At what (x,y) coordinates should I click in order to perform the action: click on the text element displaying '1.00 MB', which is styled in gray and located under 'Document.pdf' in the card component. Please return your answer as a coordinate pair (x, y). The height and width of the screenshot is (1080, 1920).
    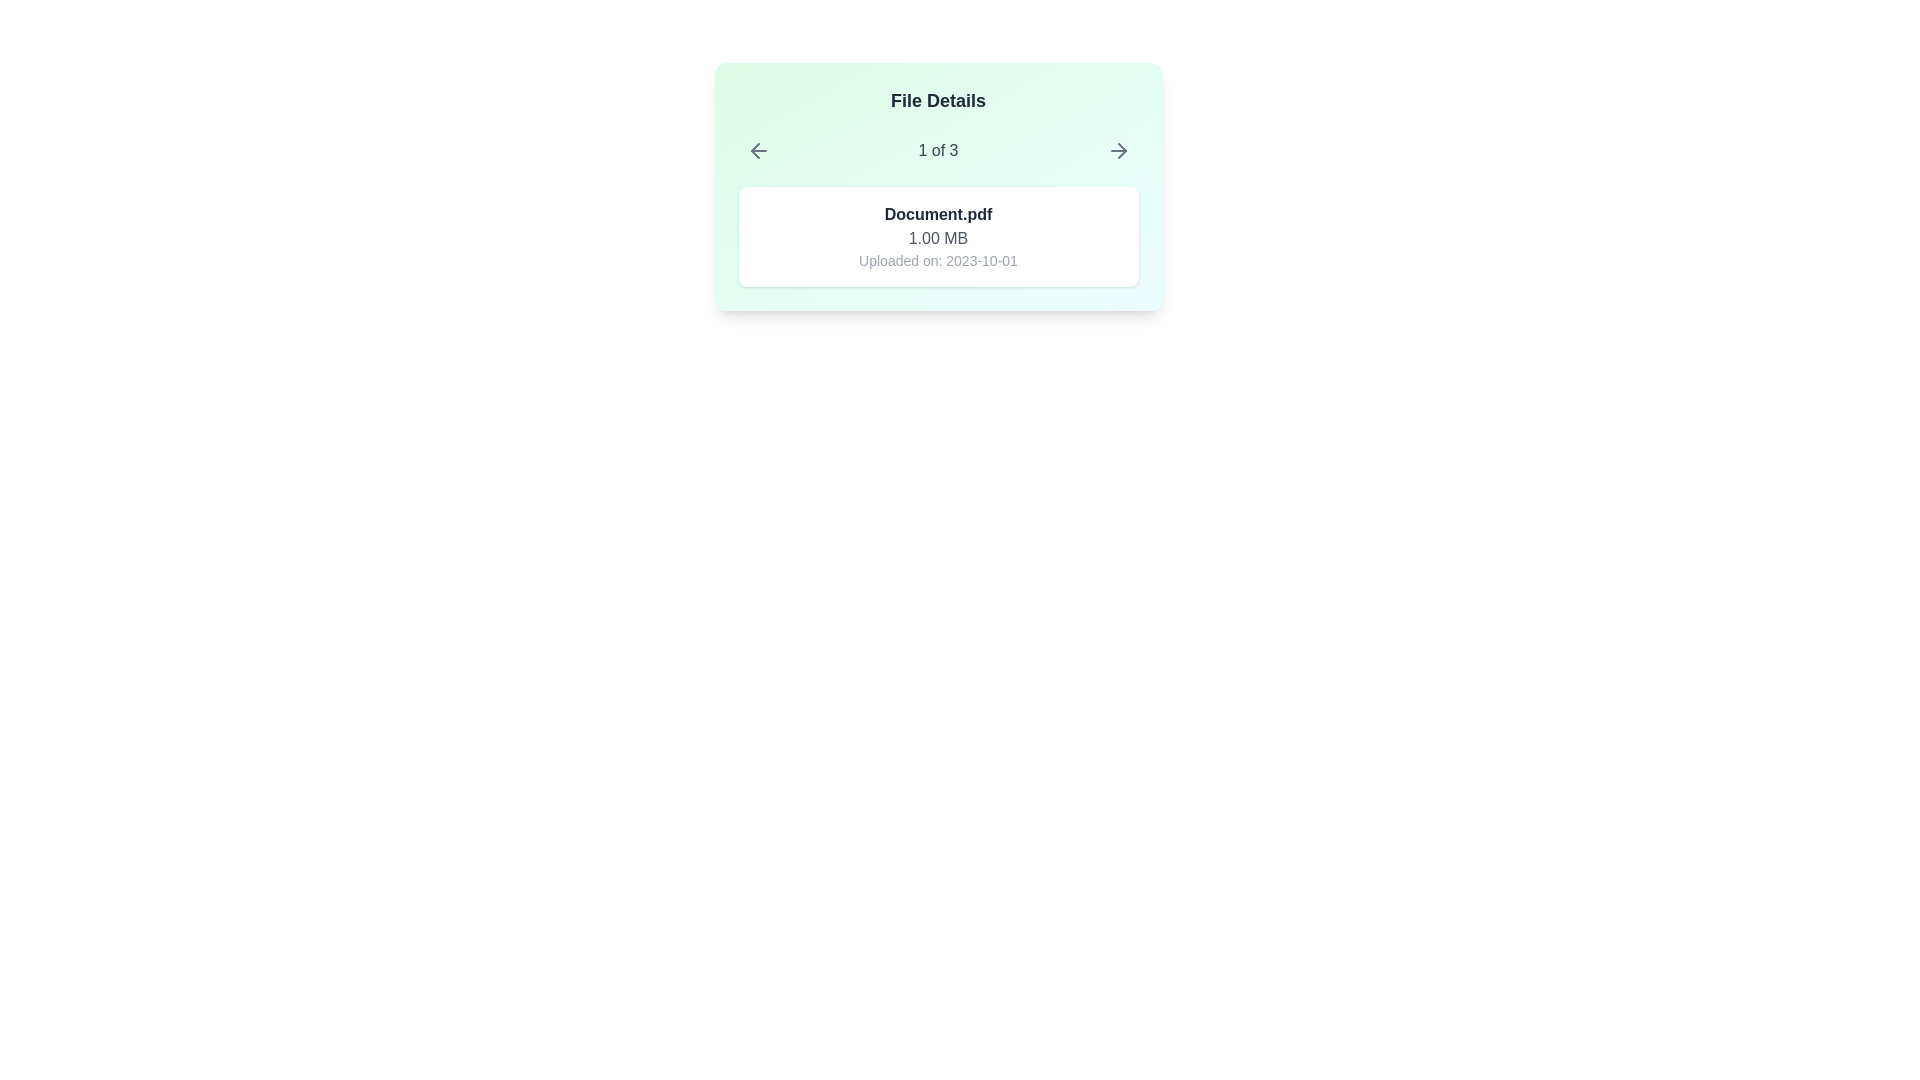
    Looking at the image, I should click on (937, 238).